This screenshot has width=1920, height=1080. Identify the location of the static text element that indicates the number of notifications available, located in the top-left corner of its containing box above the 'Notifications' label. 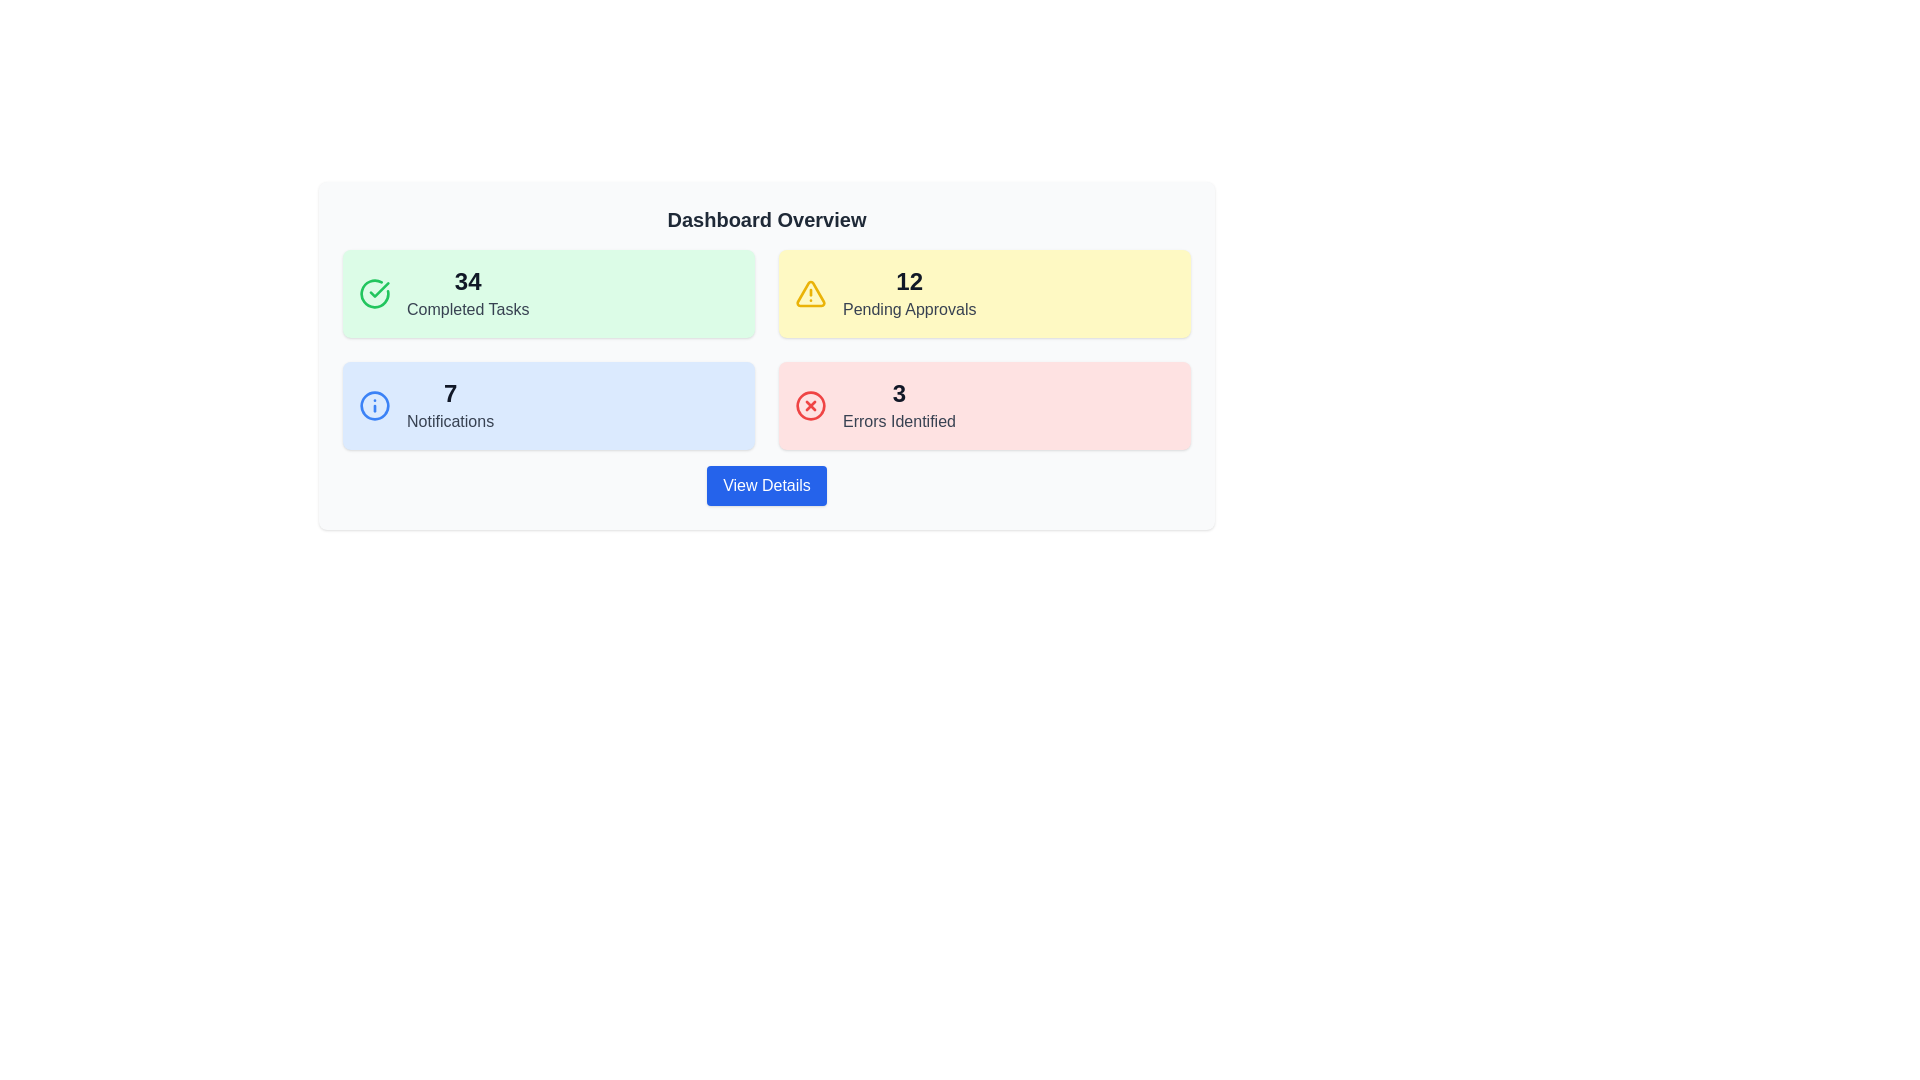
(449, 393).